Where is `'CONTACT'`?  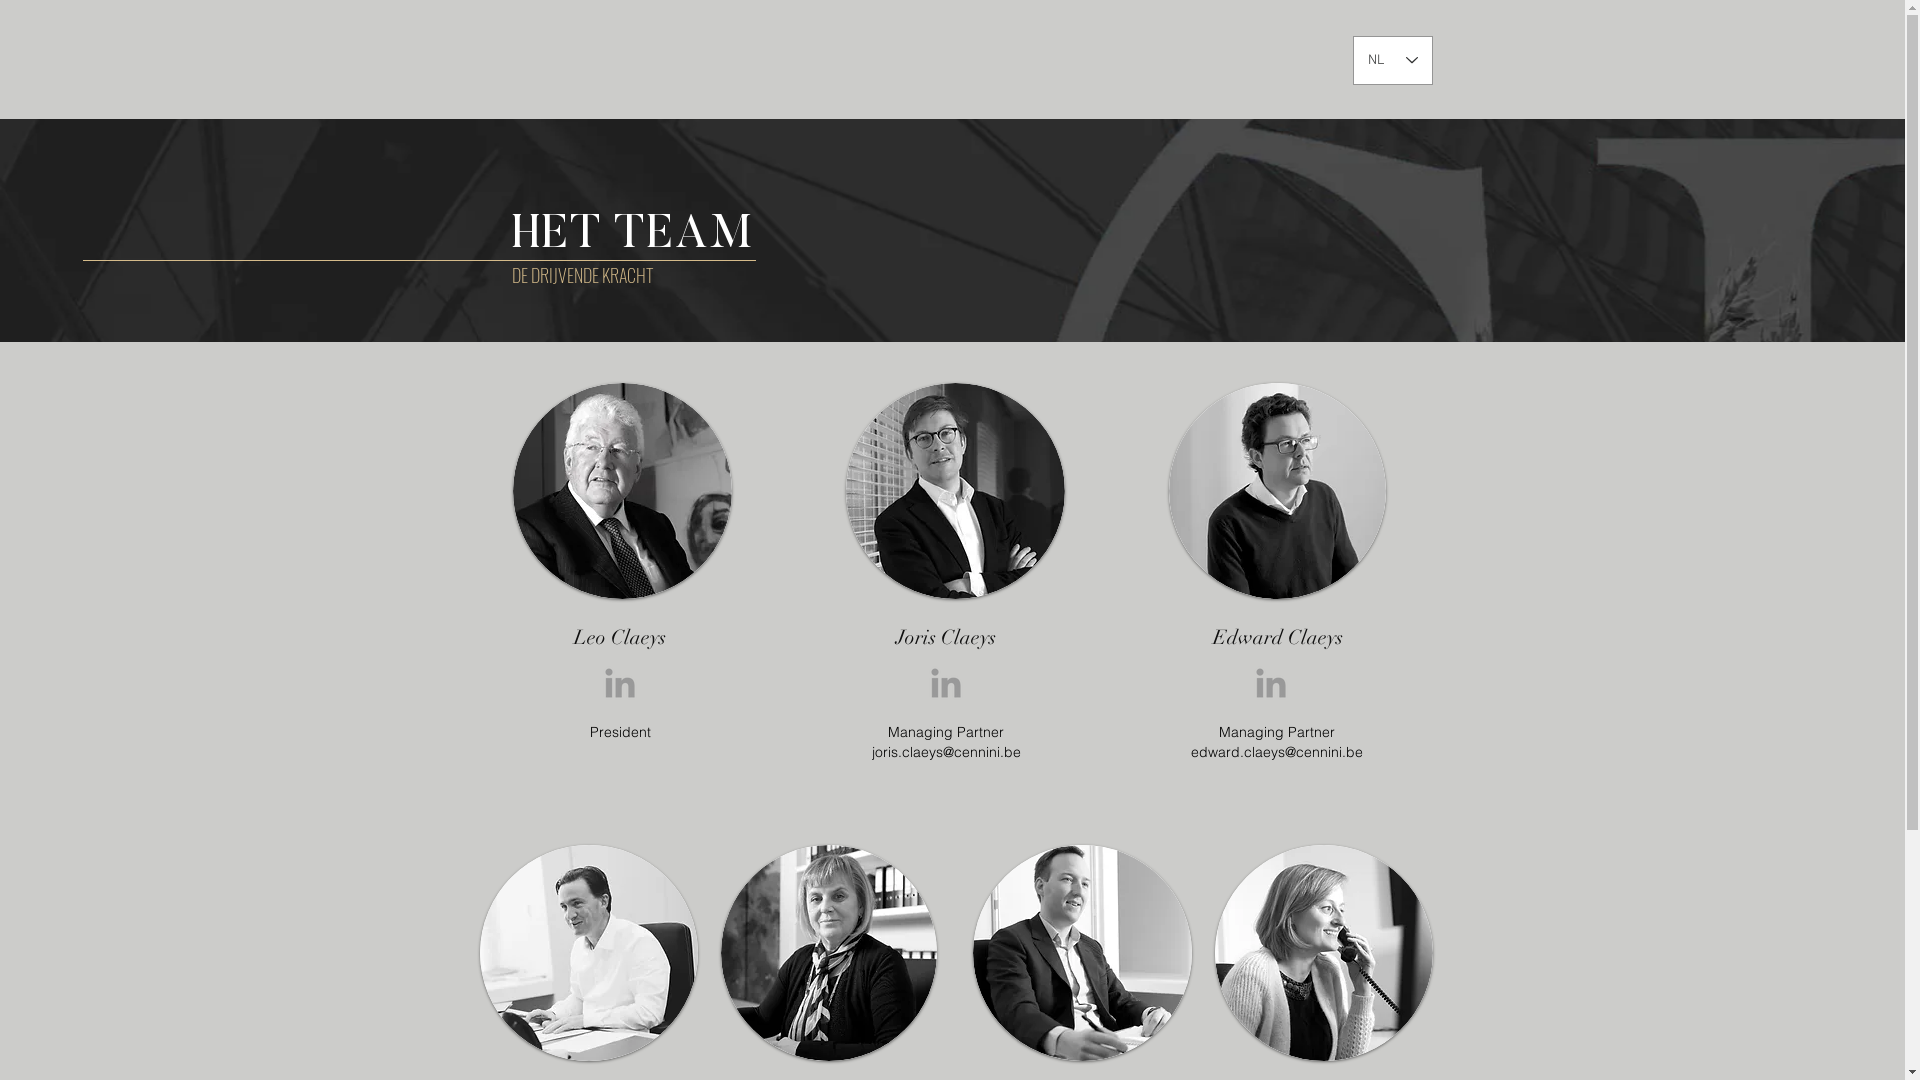
'CONTACT' is located at coordinates (1256, 57).